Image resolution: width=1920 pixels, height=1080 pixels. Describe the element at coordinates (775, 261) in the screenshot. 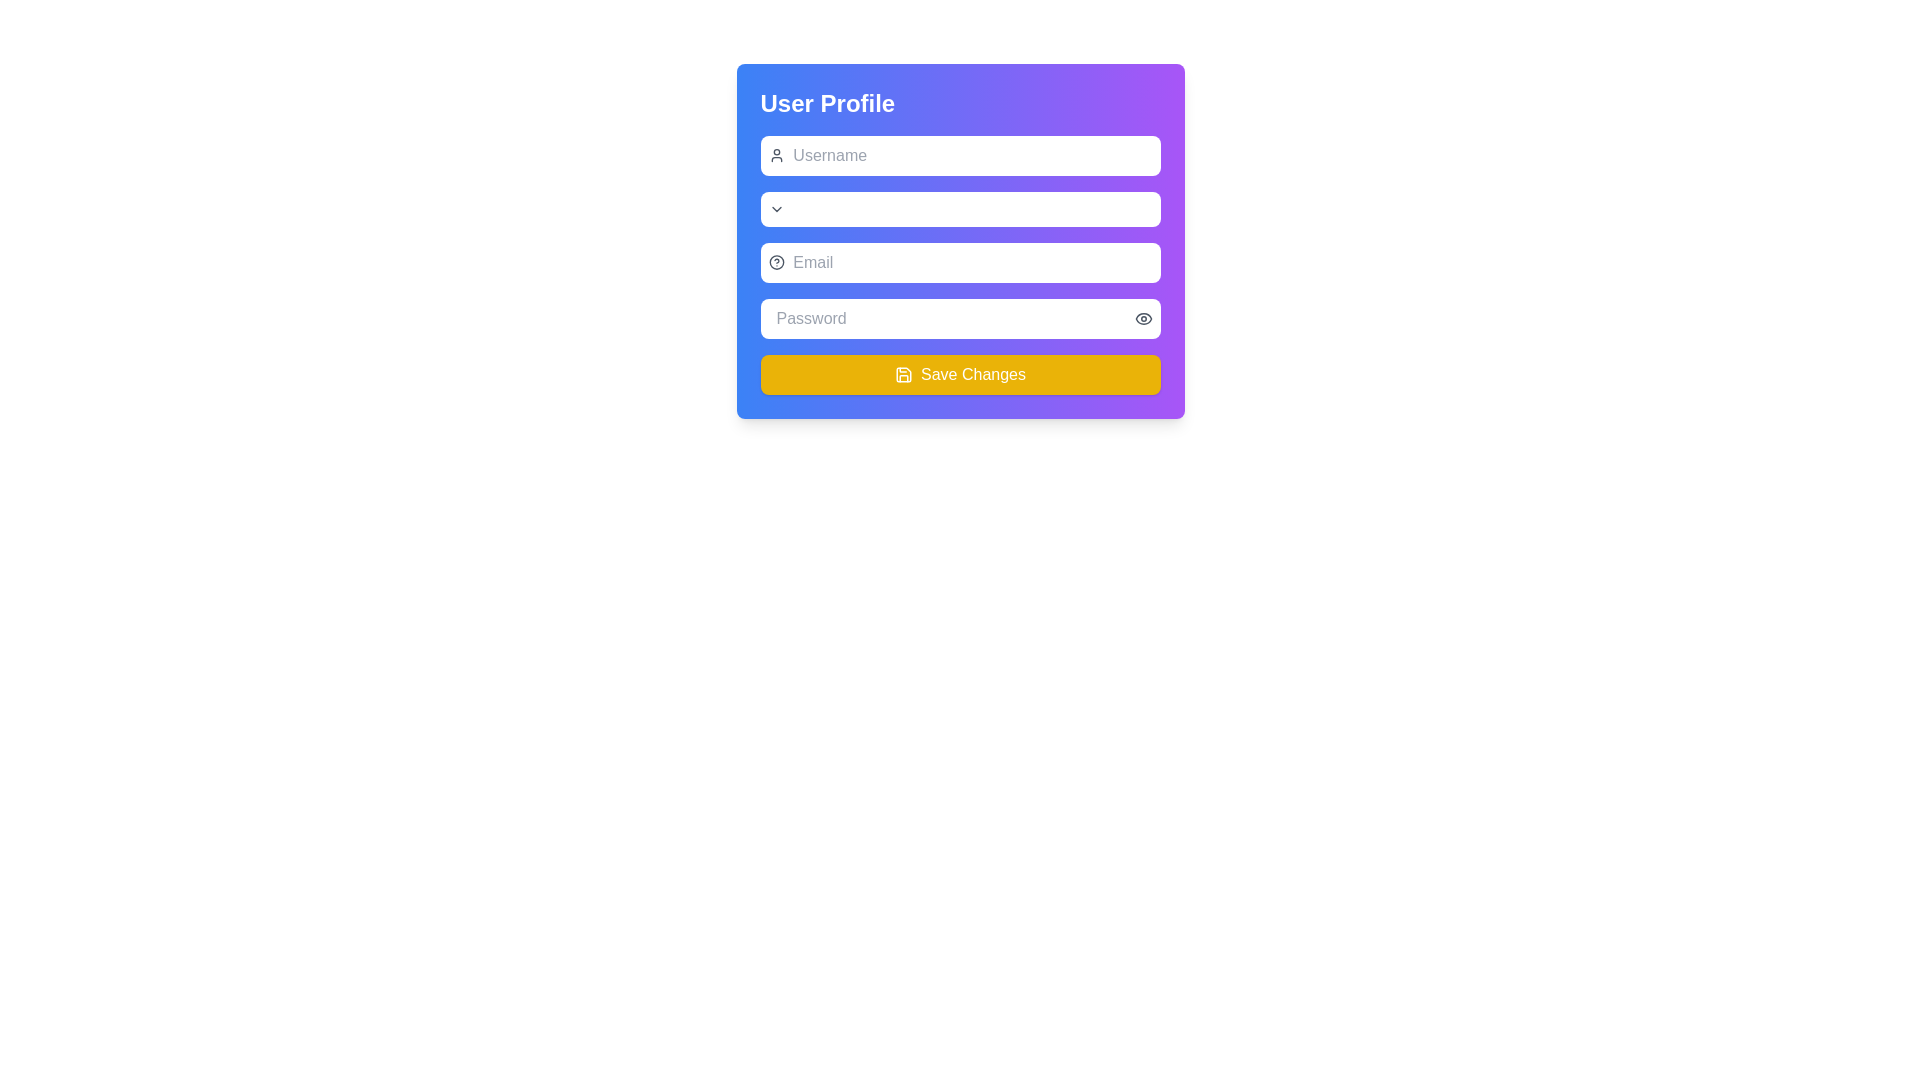

I see `the circular element of the help icon, which is part of a vector graphic component positioned near the email input field` at that location.